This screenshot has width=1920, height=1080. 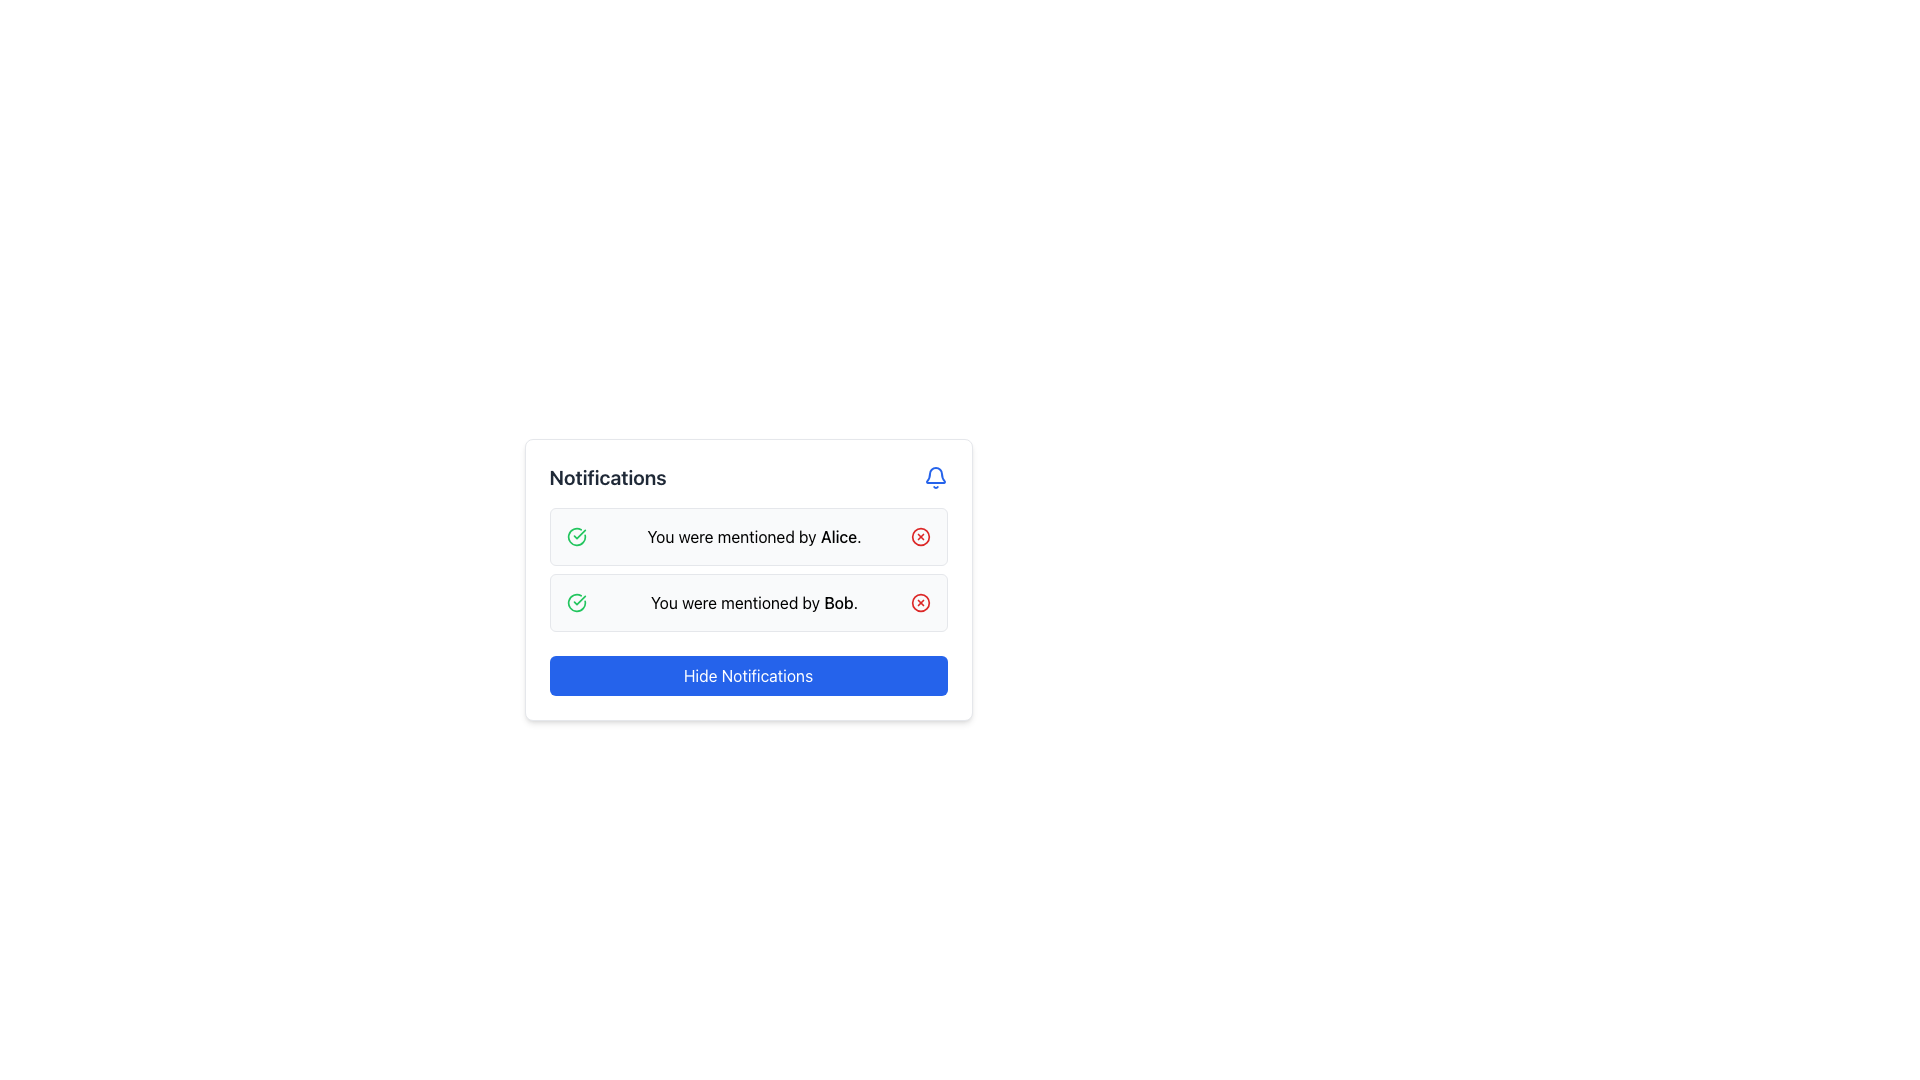 What do you see at coordinates (575, 535) in the screenshot?
I see `the first icon from the left within the notification message 'You were mentioned by Alice.' which indicates a successfully completed or verified action` at bounding box center [575, 535].